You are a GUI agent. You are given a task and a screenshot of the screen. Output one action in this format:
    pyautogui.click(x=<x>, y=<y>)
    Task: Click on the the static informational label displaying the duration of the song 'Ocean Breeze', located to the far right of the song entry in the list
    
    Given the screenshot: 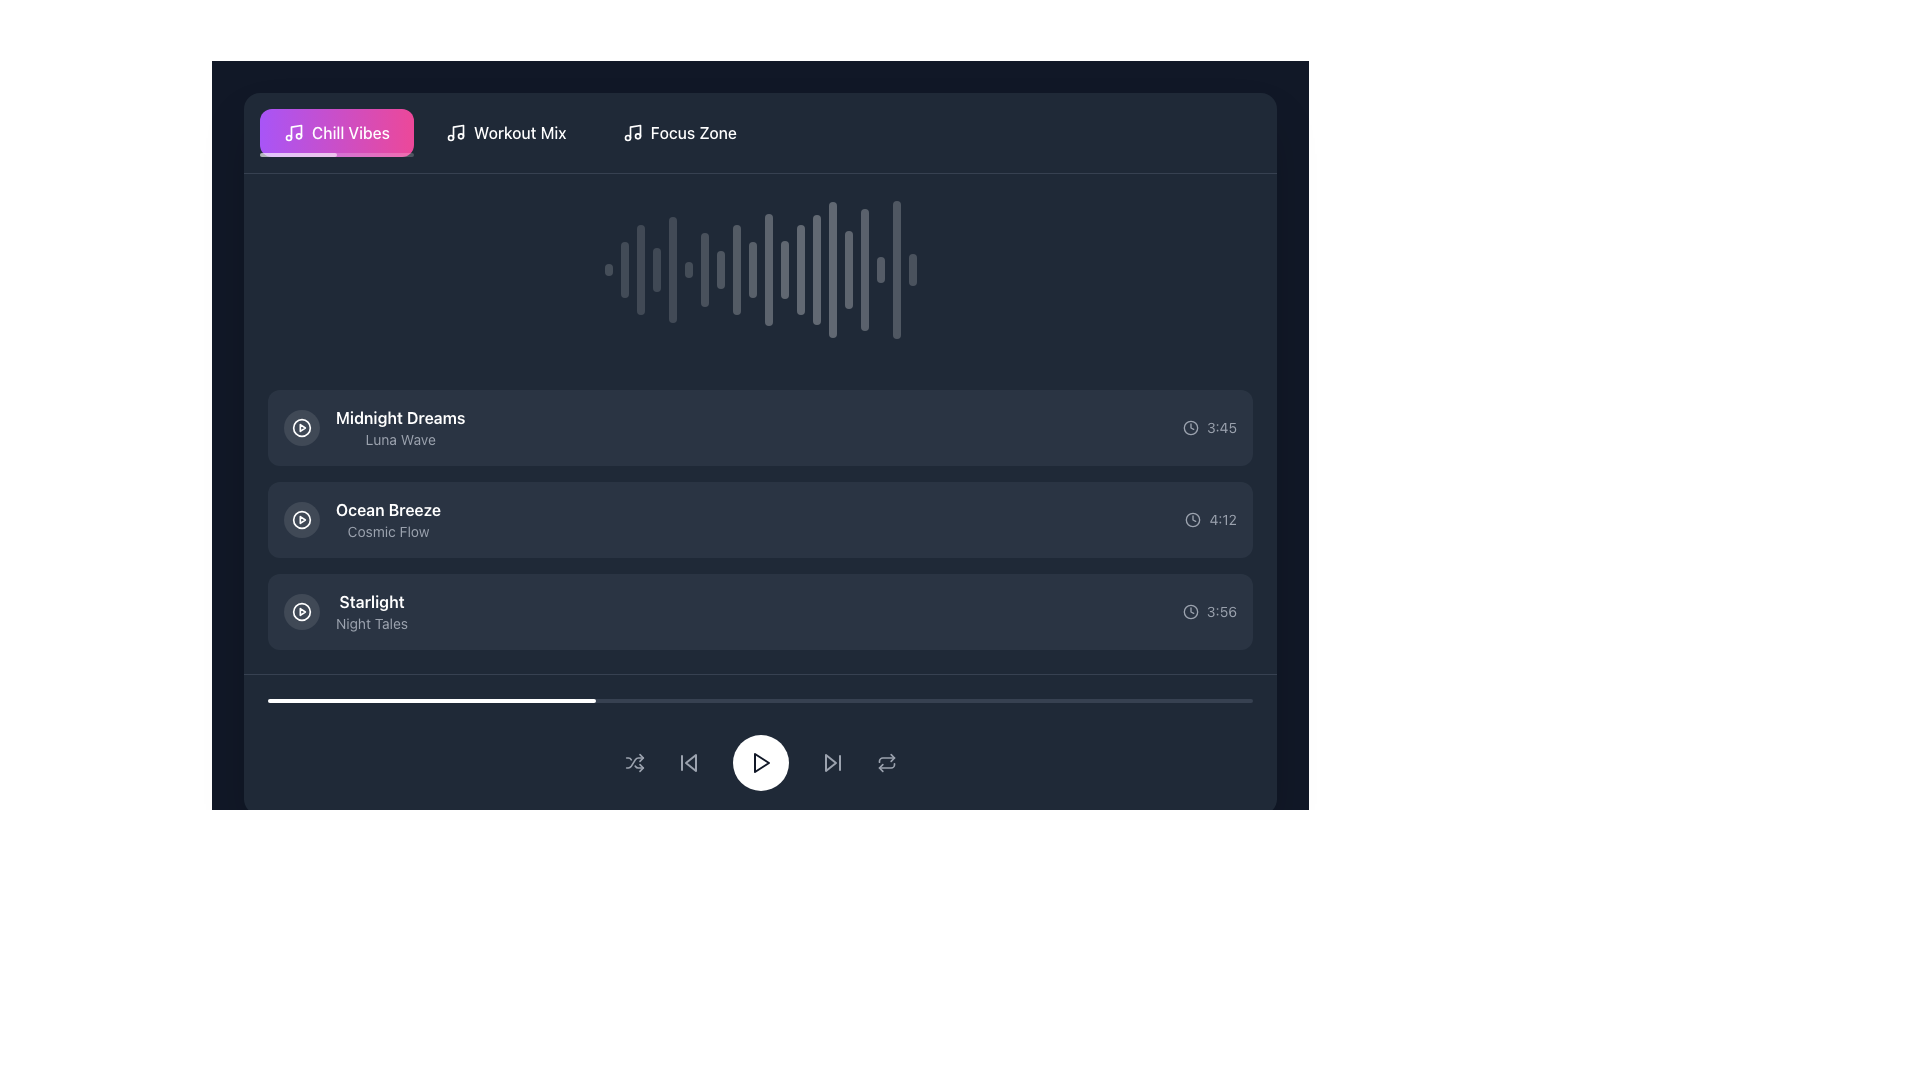 What is the action you would take?
    pyautogui.click(x=1210, y=519)
    